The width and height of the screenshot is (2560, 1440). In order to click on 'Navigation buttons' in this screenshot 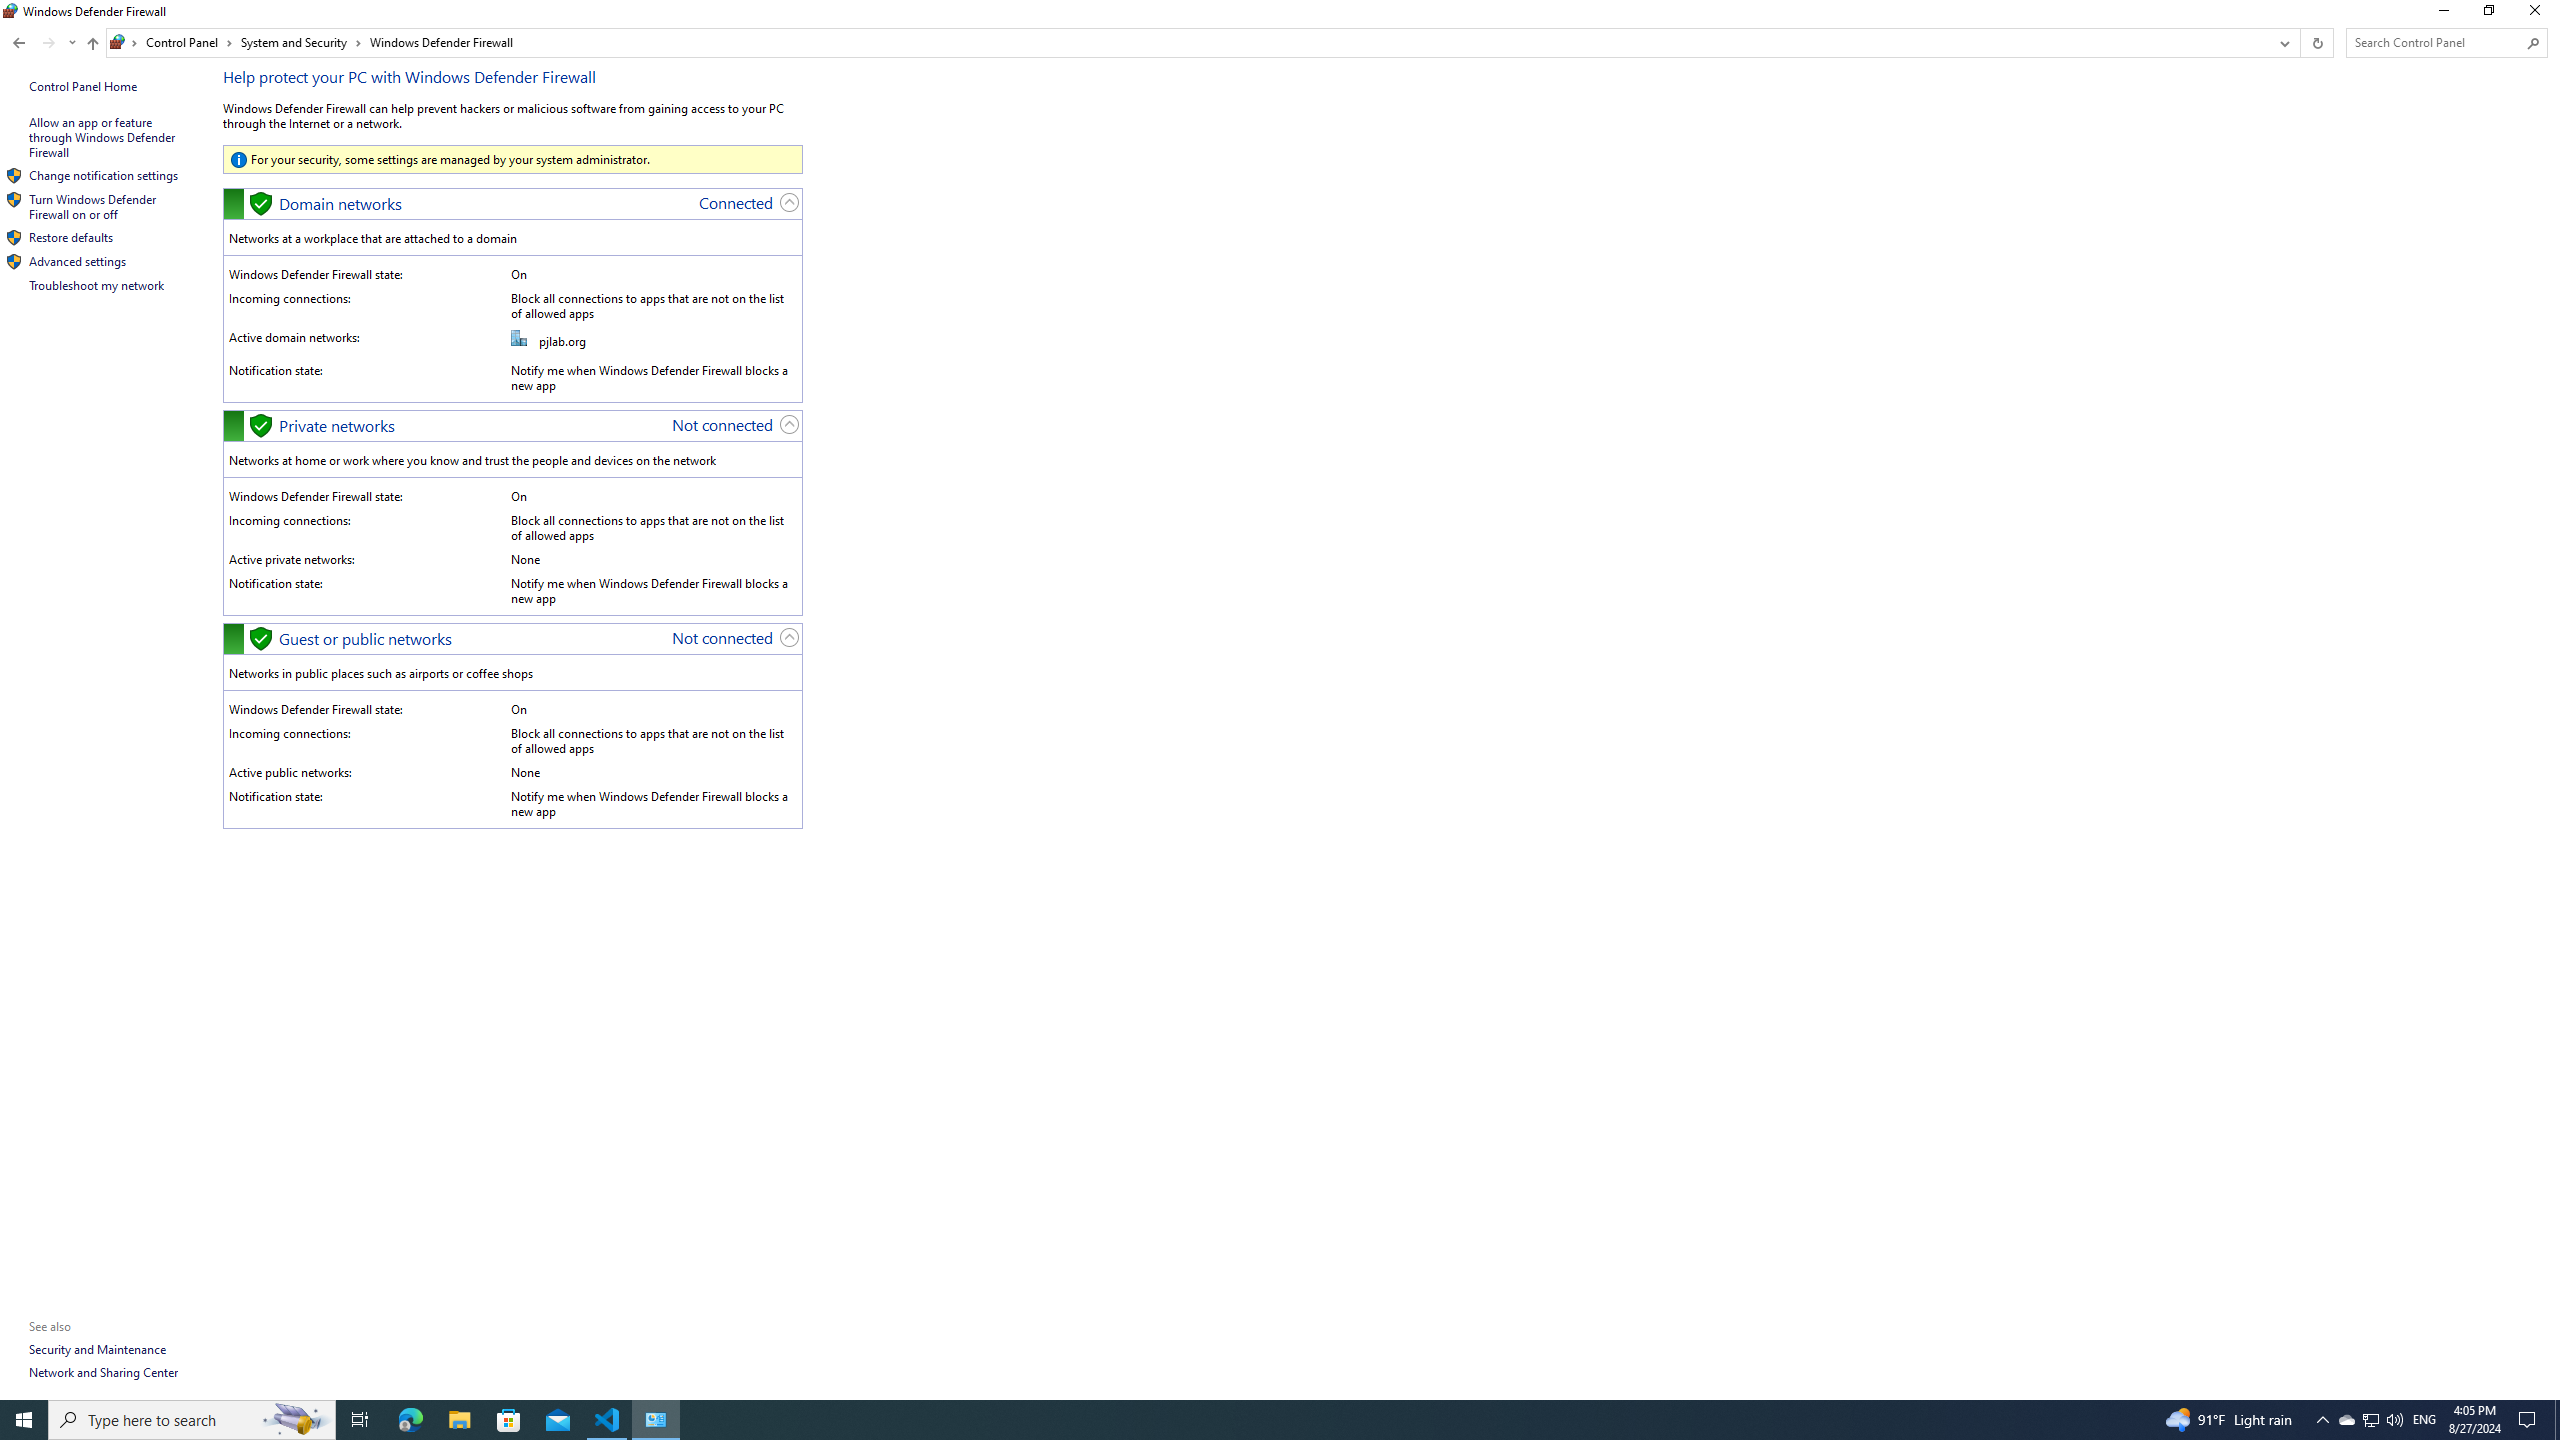, I will do `click(42, 42)`.